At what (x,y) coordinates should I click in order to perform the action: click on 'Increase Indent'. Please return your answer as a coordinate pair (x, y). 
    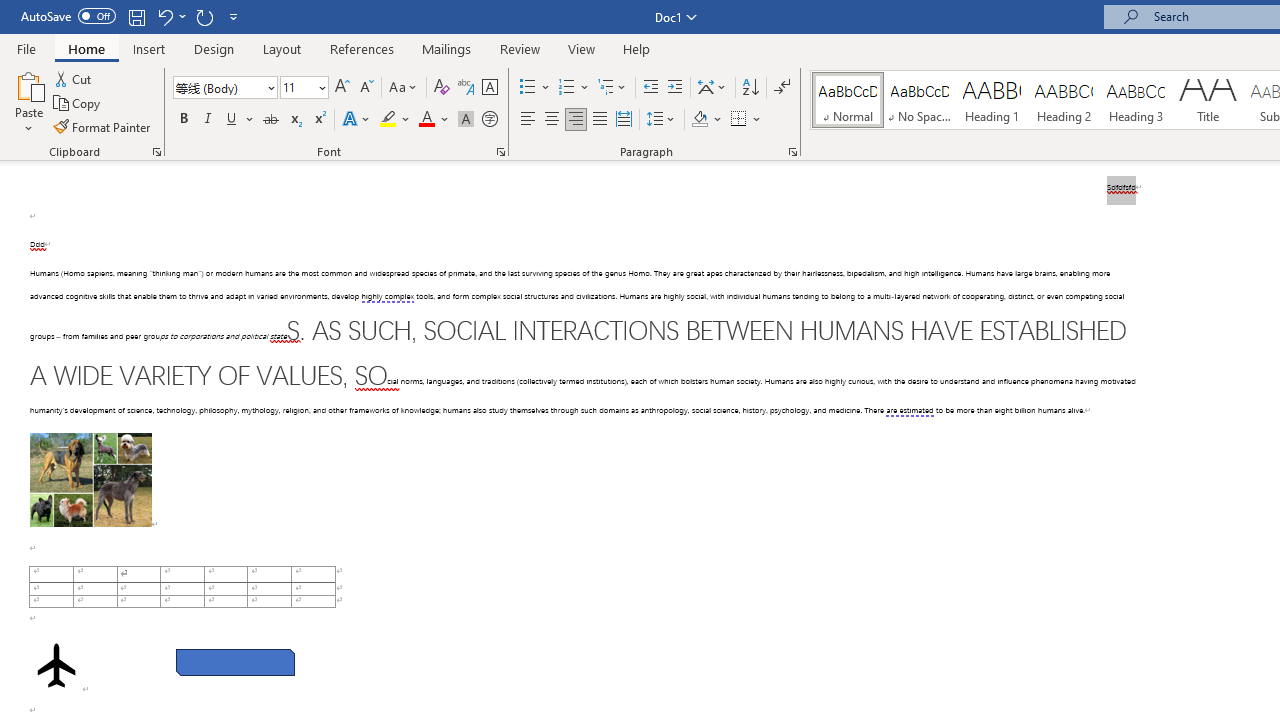
    Looking at the image, I should click on (675, 86).